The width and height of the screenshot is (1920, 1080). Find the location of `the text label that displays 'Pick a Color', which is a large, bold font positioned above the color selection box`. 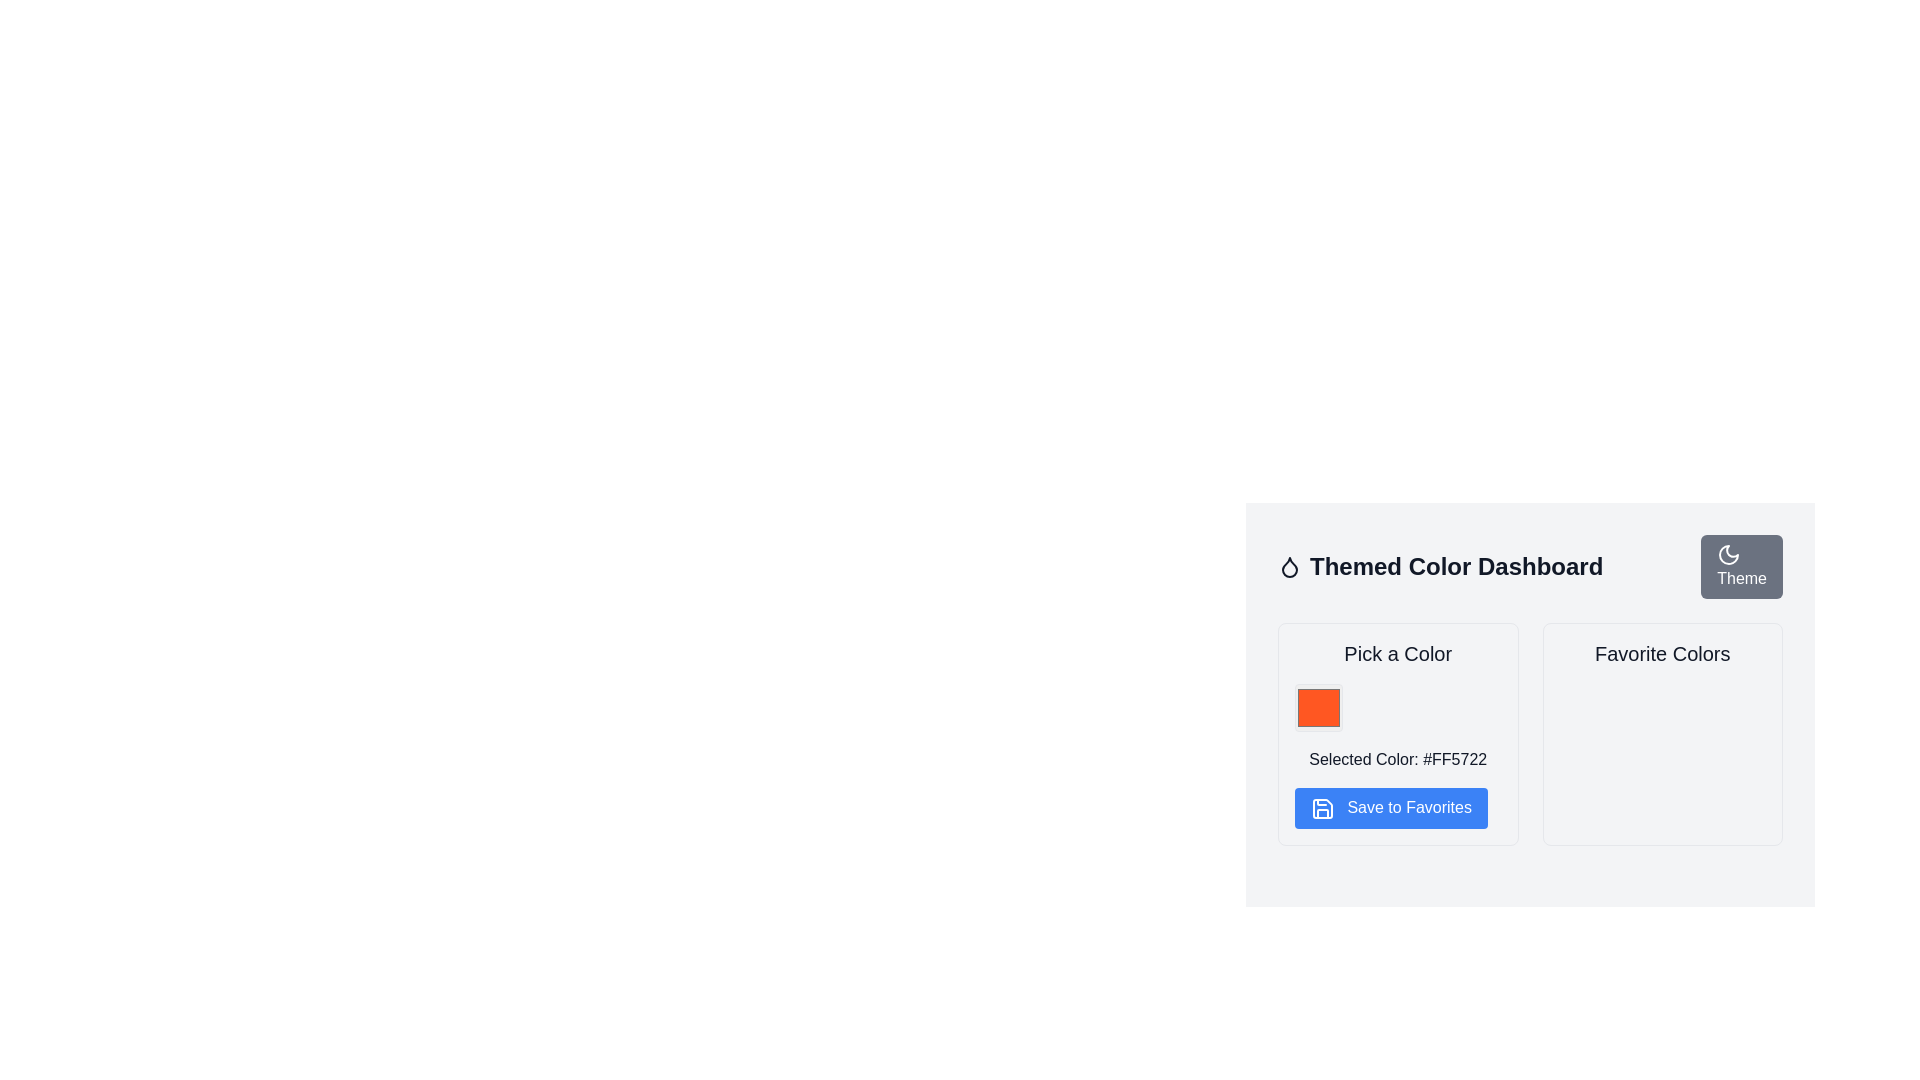

the text label that displays 'Pick a Color', which is a large, bold font positioned above the color selection box is located at coordinates (1397, 654).